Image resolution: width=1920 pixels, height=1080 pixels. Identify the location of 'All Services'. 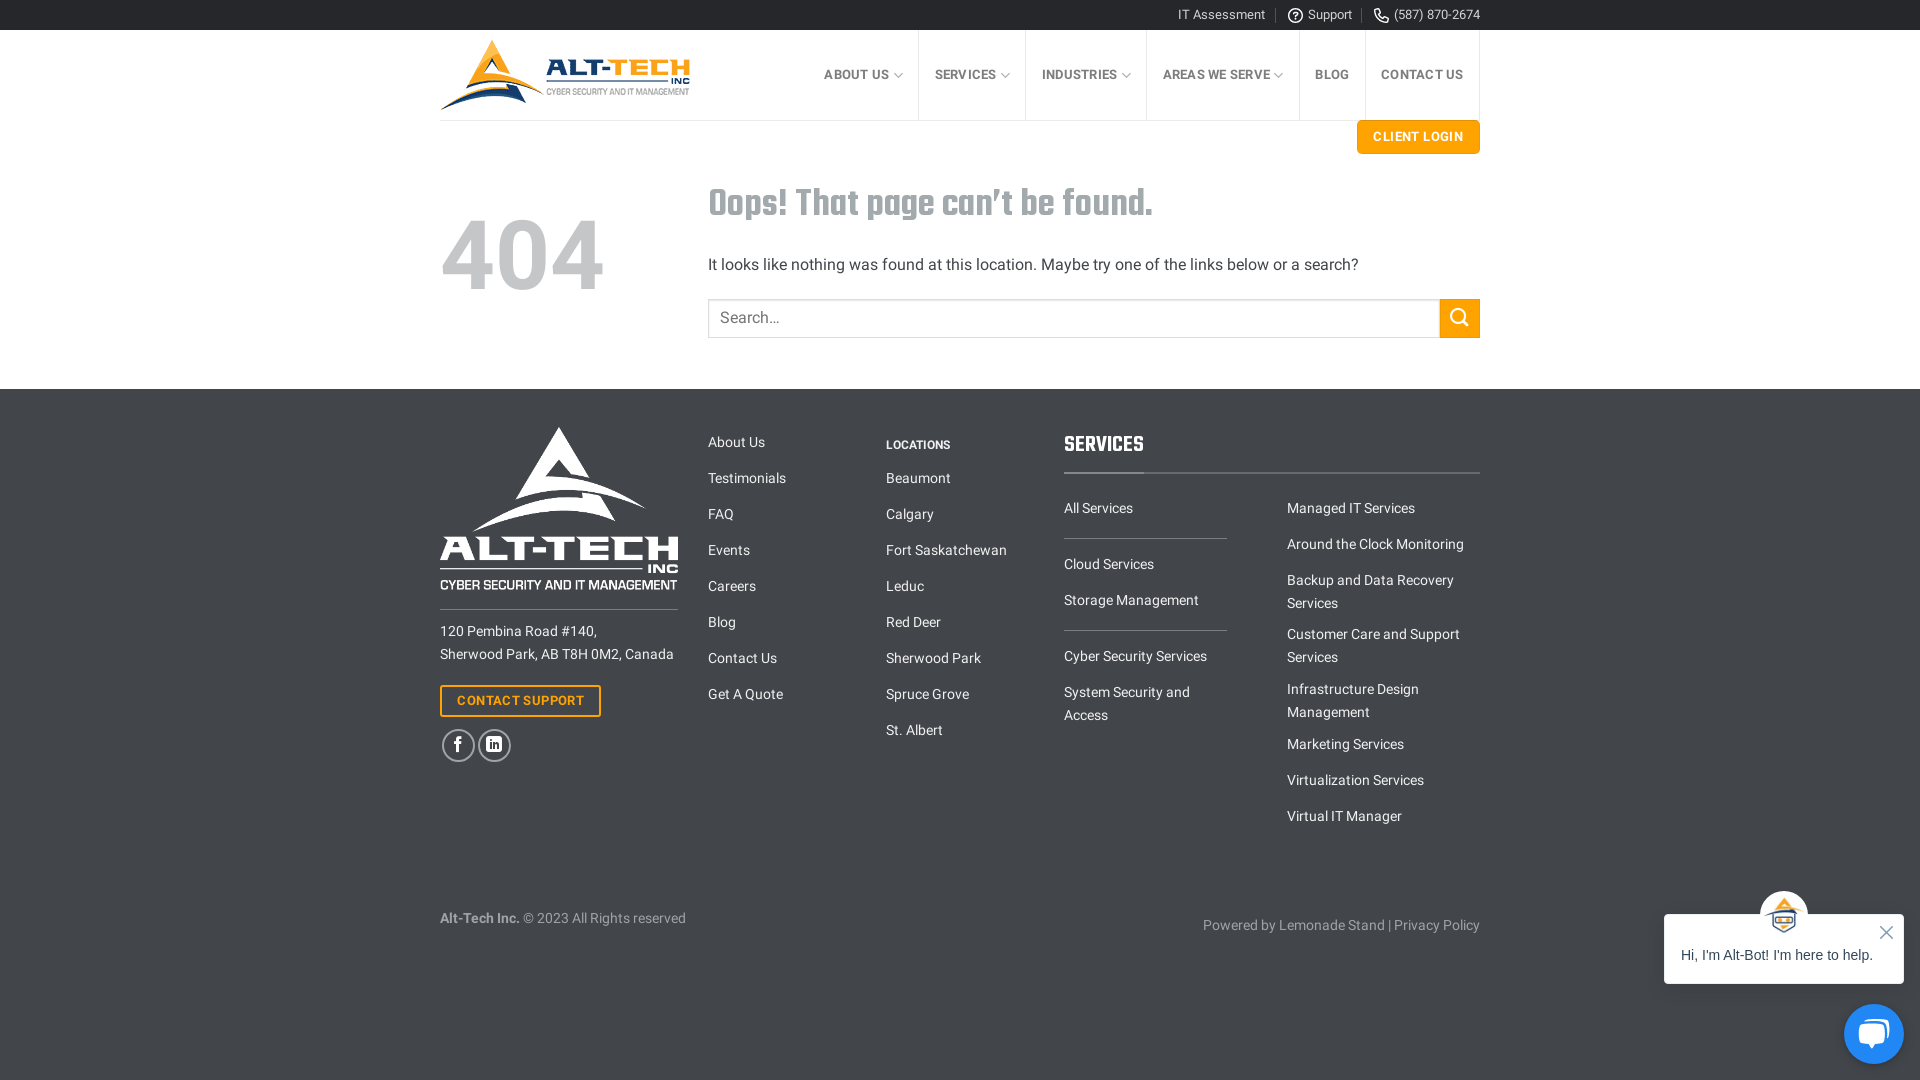
(1145, 508).